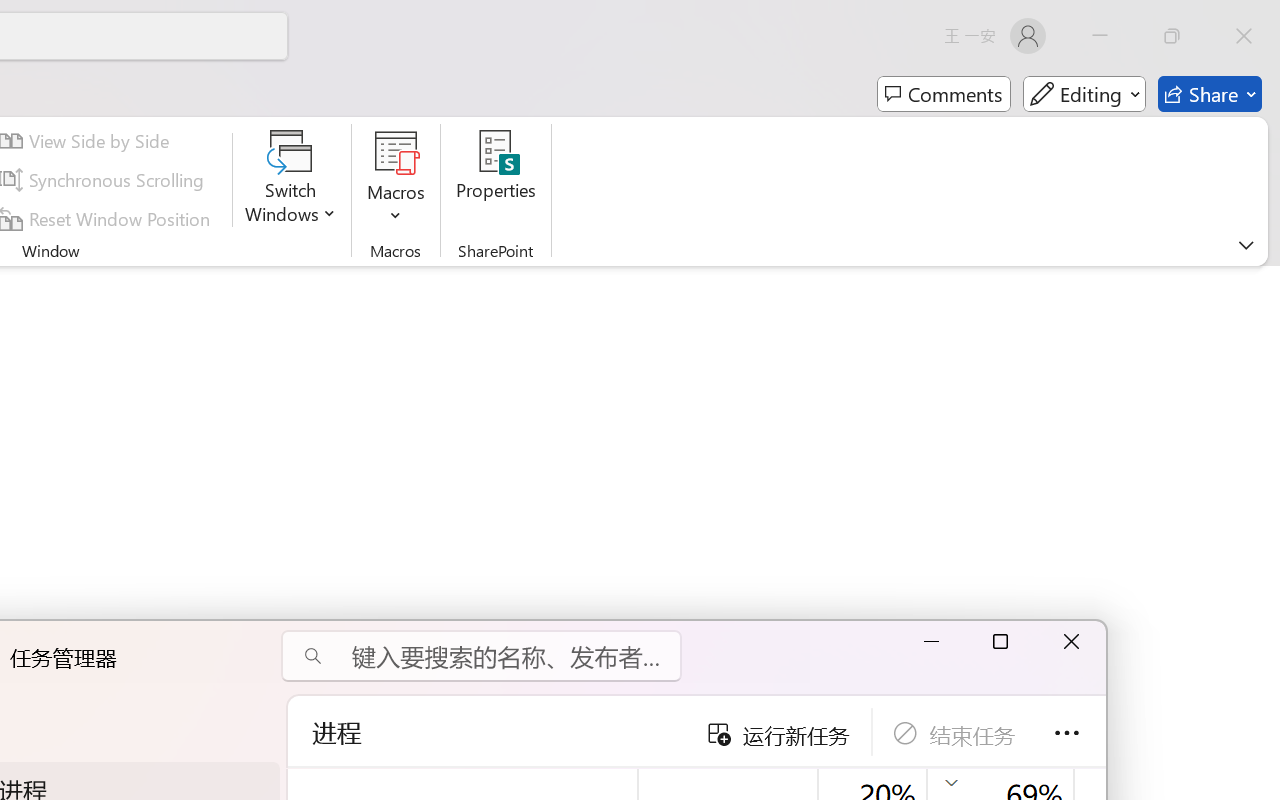 The height and width of the screenshot is (800, 1280). What do you see at coordinates (396, 179) in the screenshot?
I see `'Macros'` at bounding box center [396, 179].